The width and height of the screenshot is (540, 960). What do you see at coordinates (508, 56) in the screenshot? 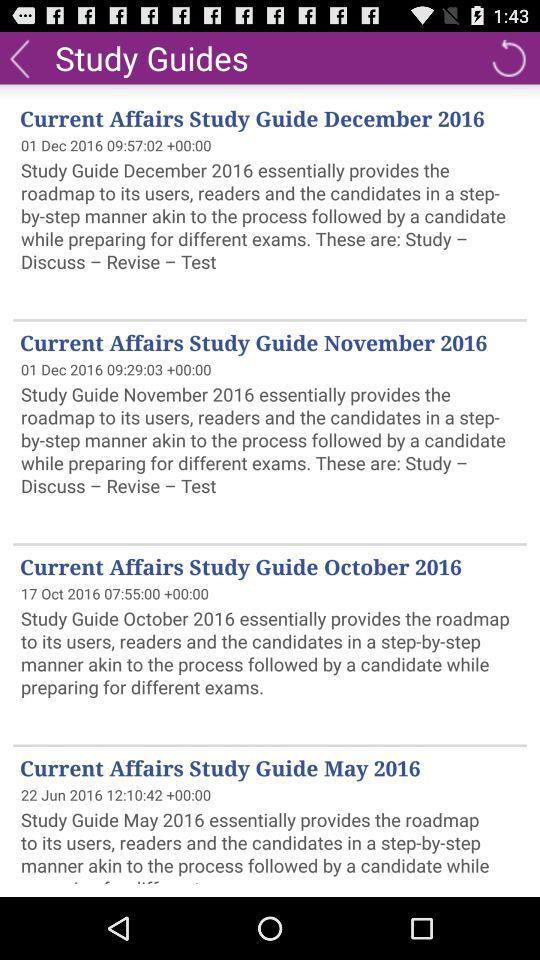
I see `go back` at bounding box center [508, 56].